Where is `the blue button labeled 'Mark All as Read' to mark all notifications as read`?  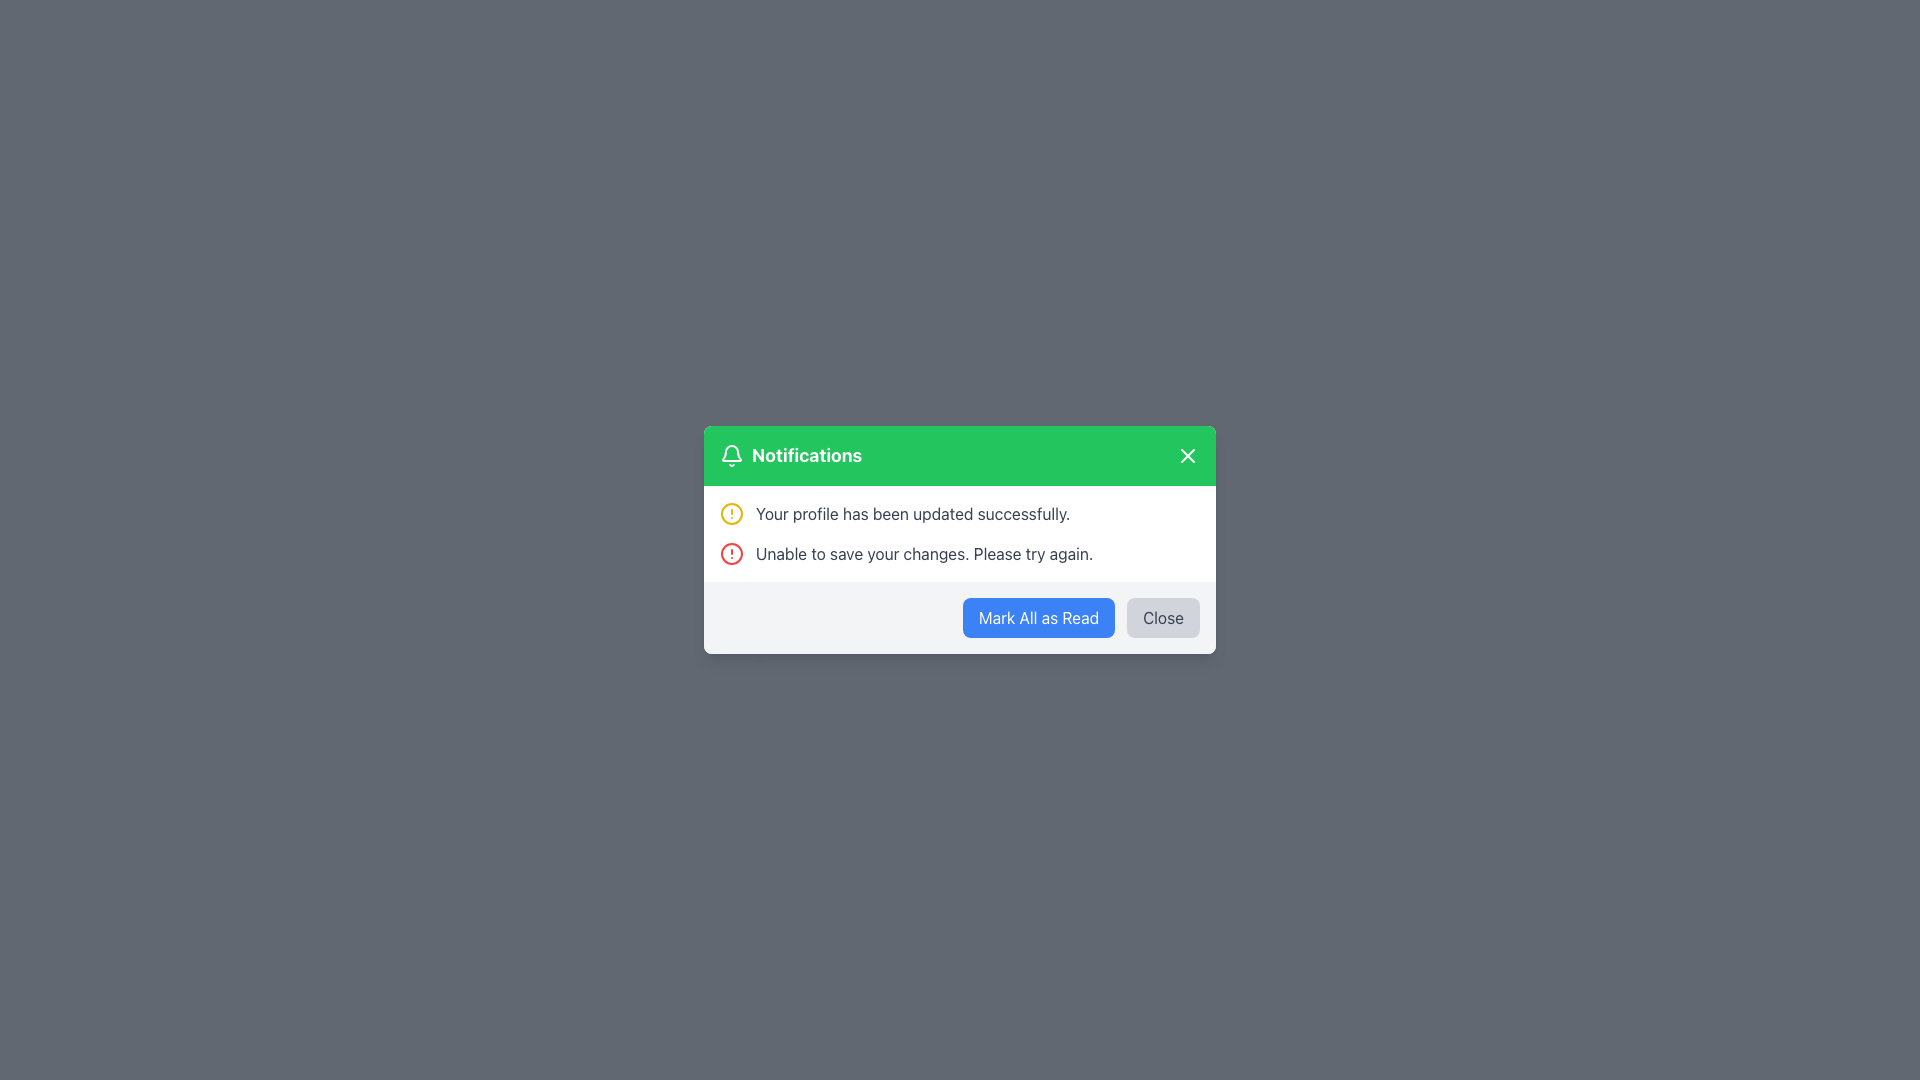
the blue button labeled 'Mark All as Read' to mark all notifications as read is located at coordinates (1038, 616).